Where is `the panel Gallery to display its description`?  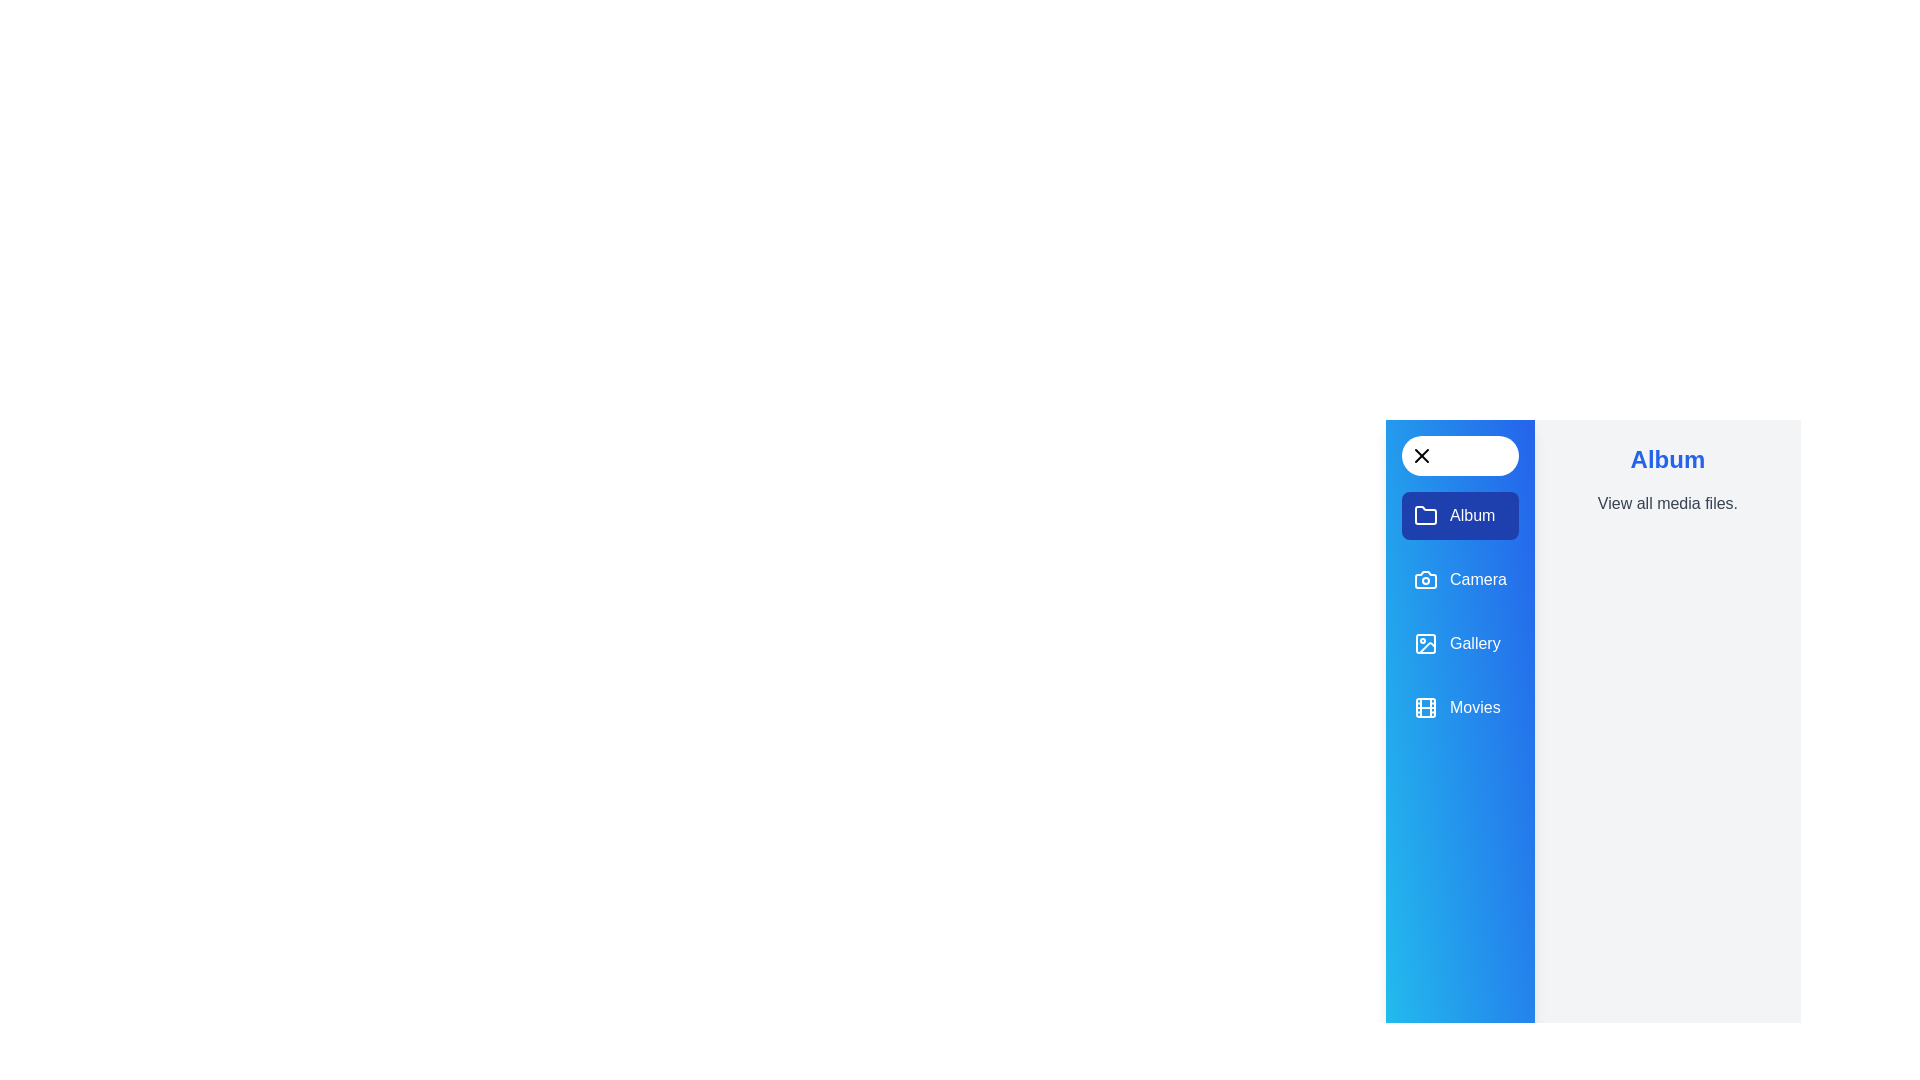 the panel Gallery to display its description is located at coordinates (1460, 644).